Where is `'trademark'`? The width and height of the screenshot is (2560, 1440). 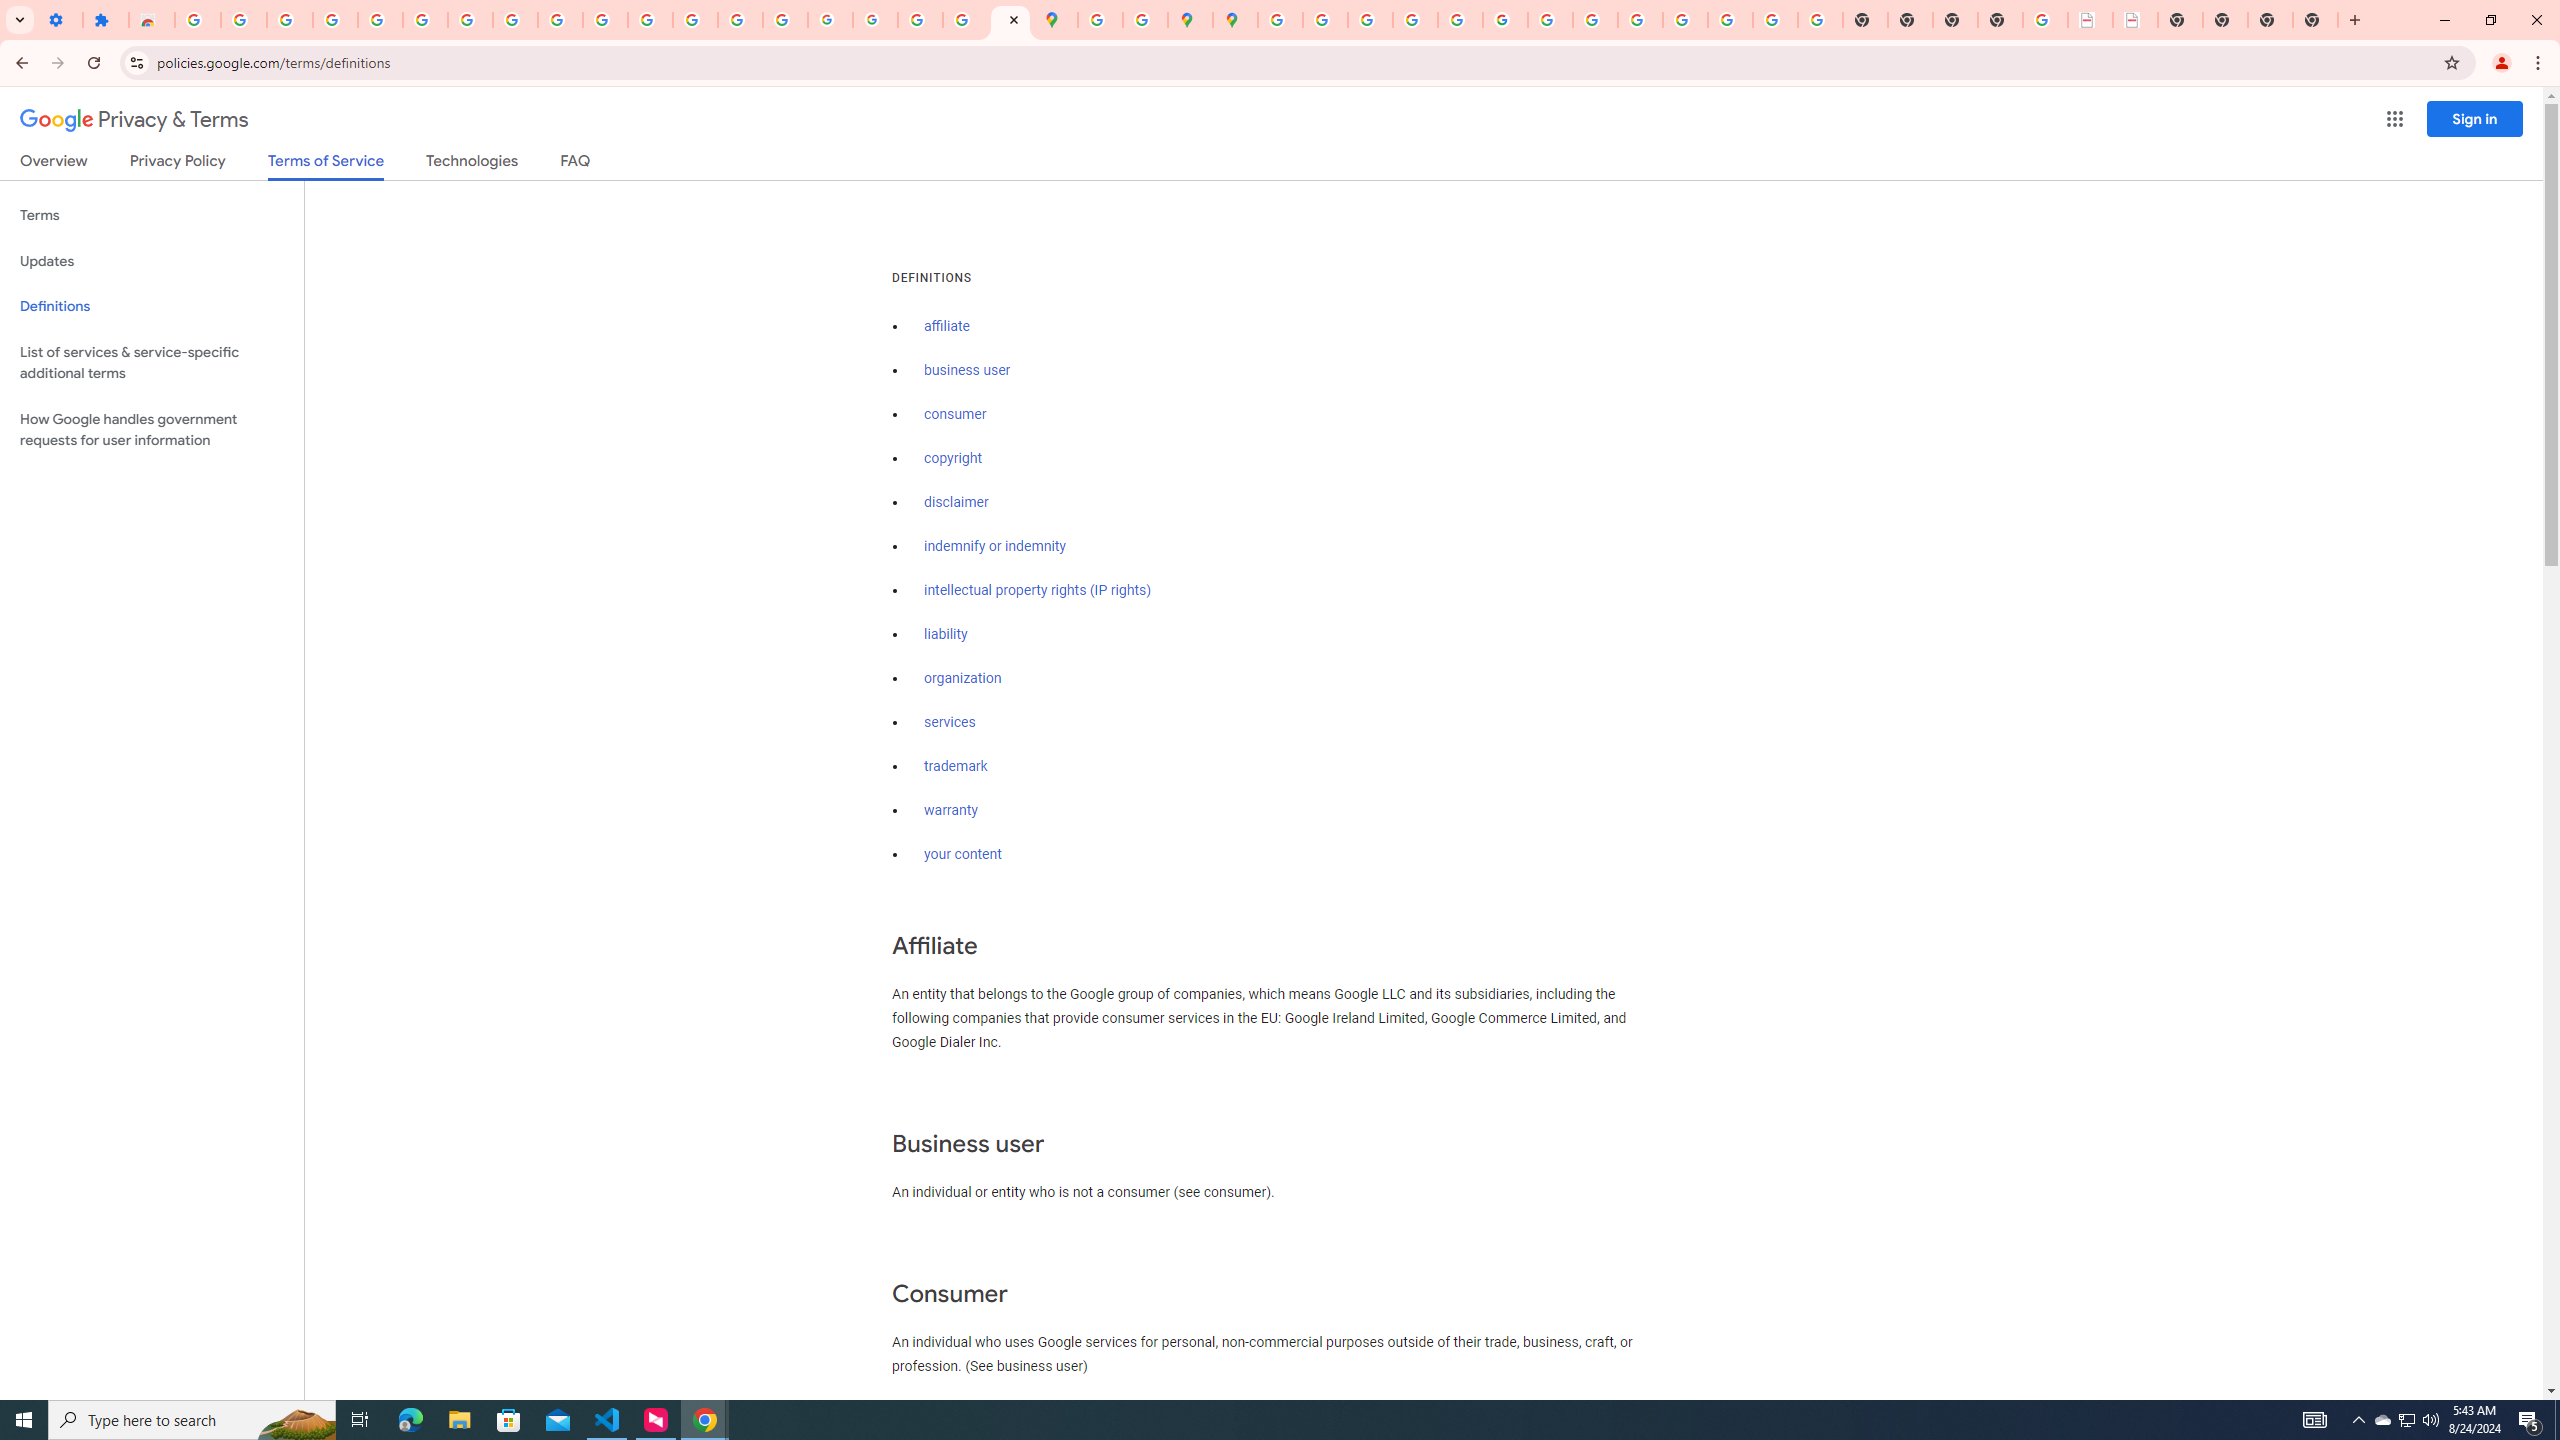 'trademark' is located at coordinates (955, 765).